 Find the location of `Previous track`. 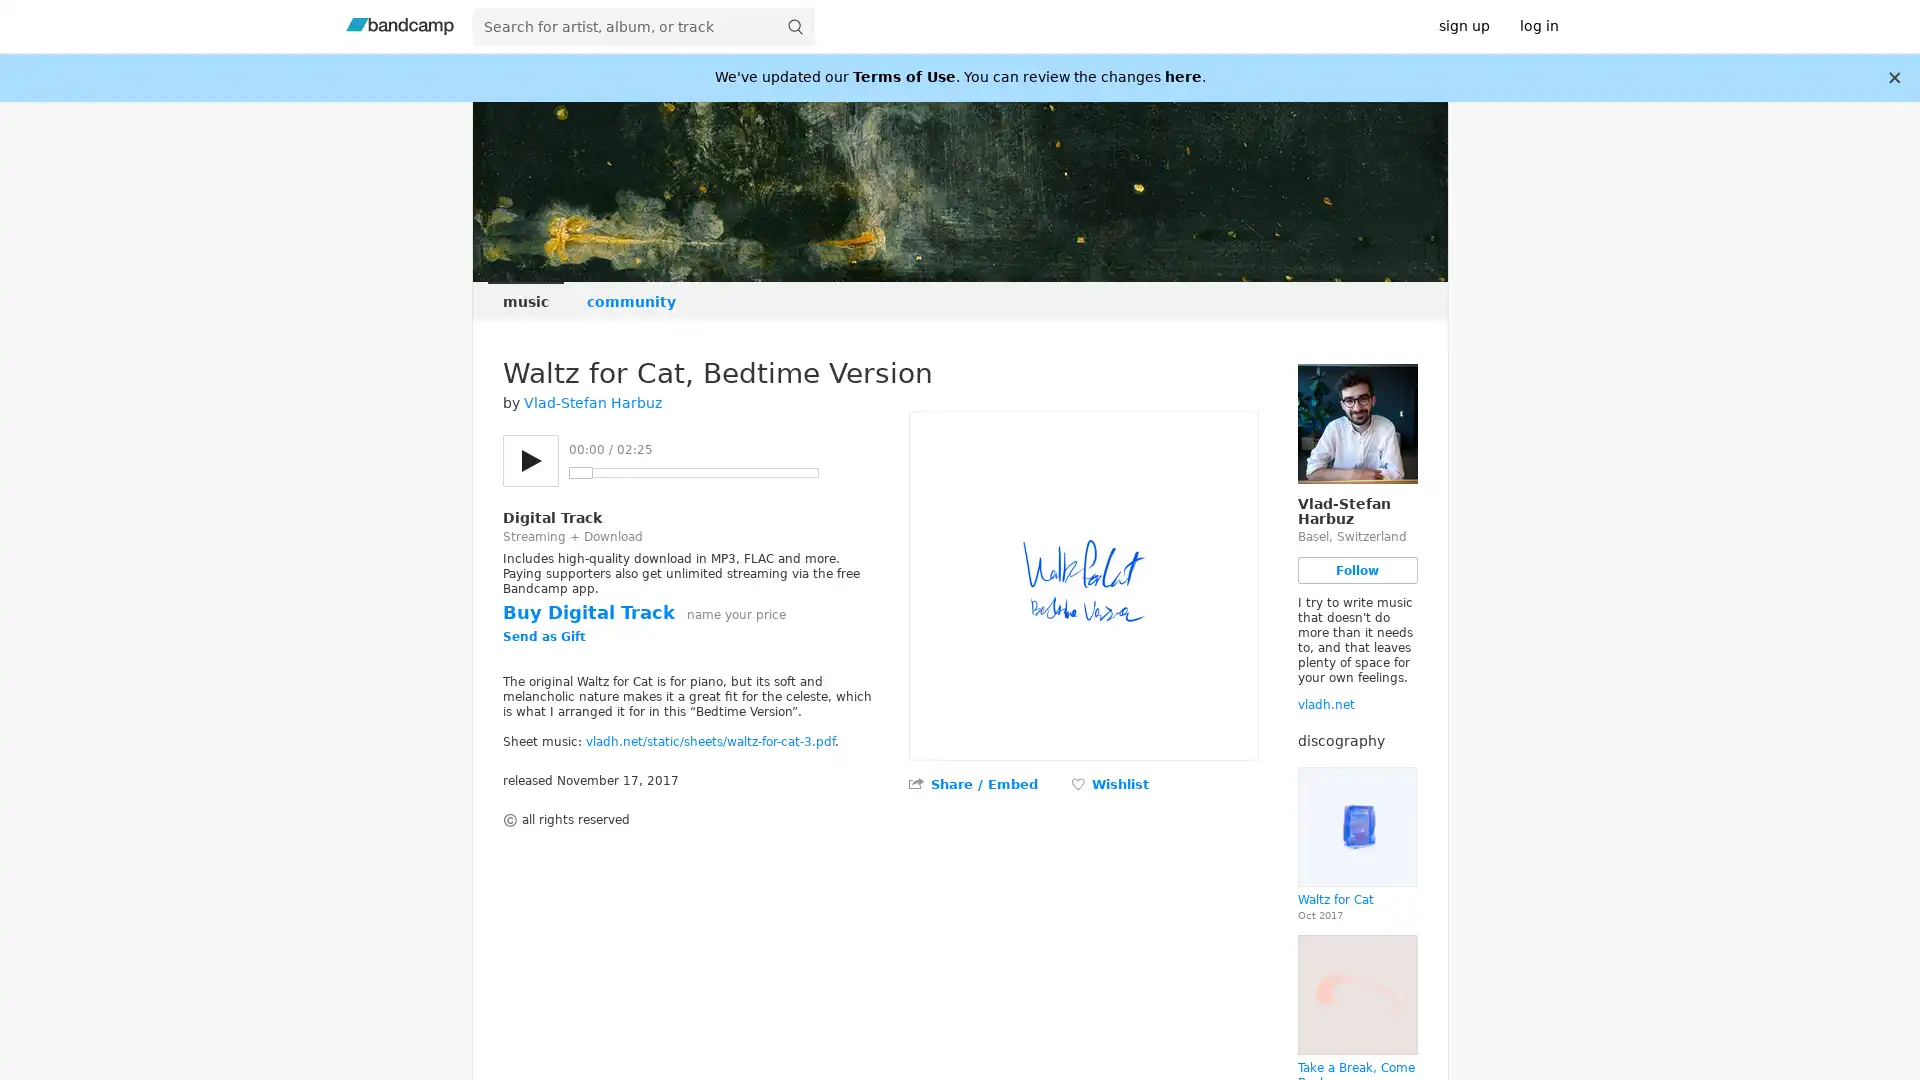

Previous track is located at coordinates (838, 473).